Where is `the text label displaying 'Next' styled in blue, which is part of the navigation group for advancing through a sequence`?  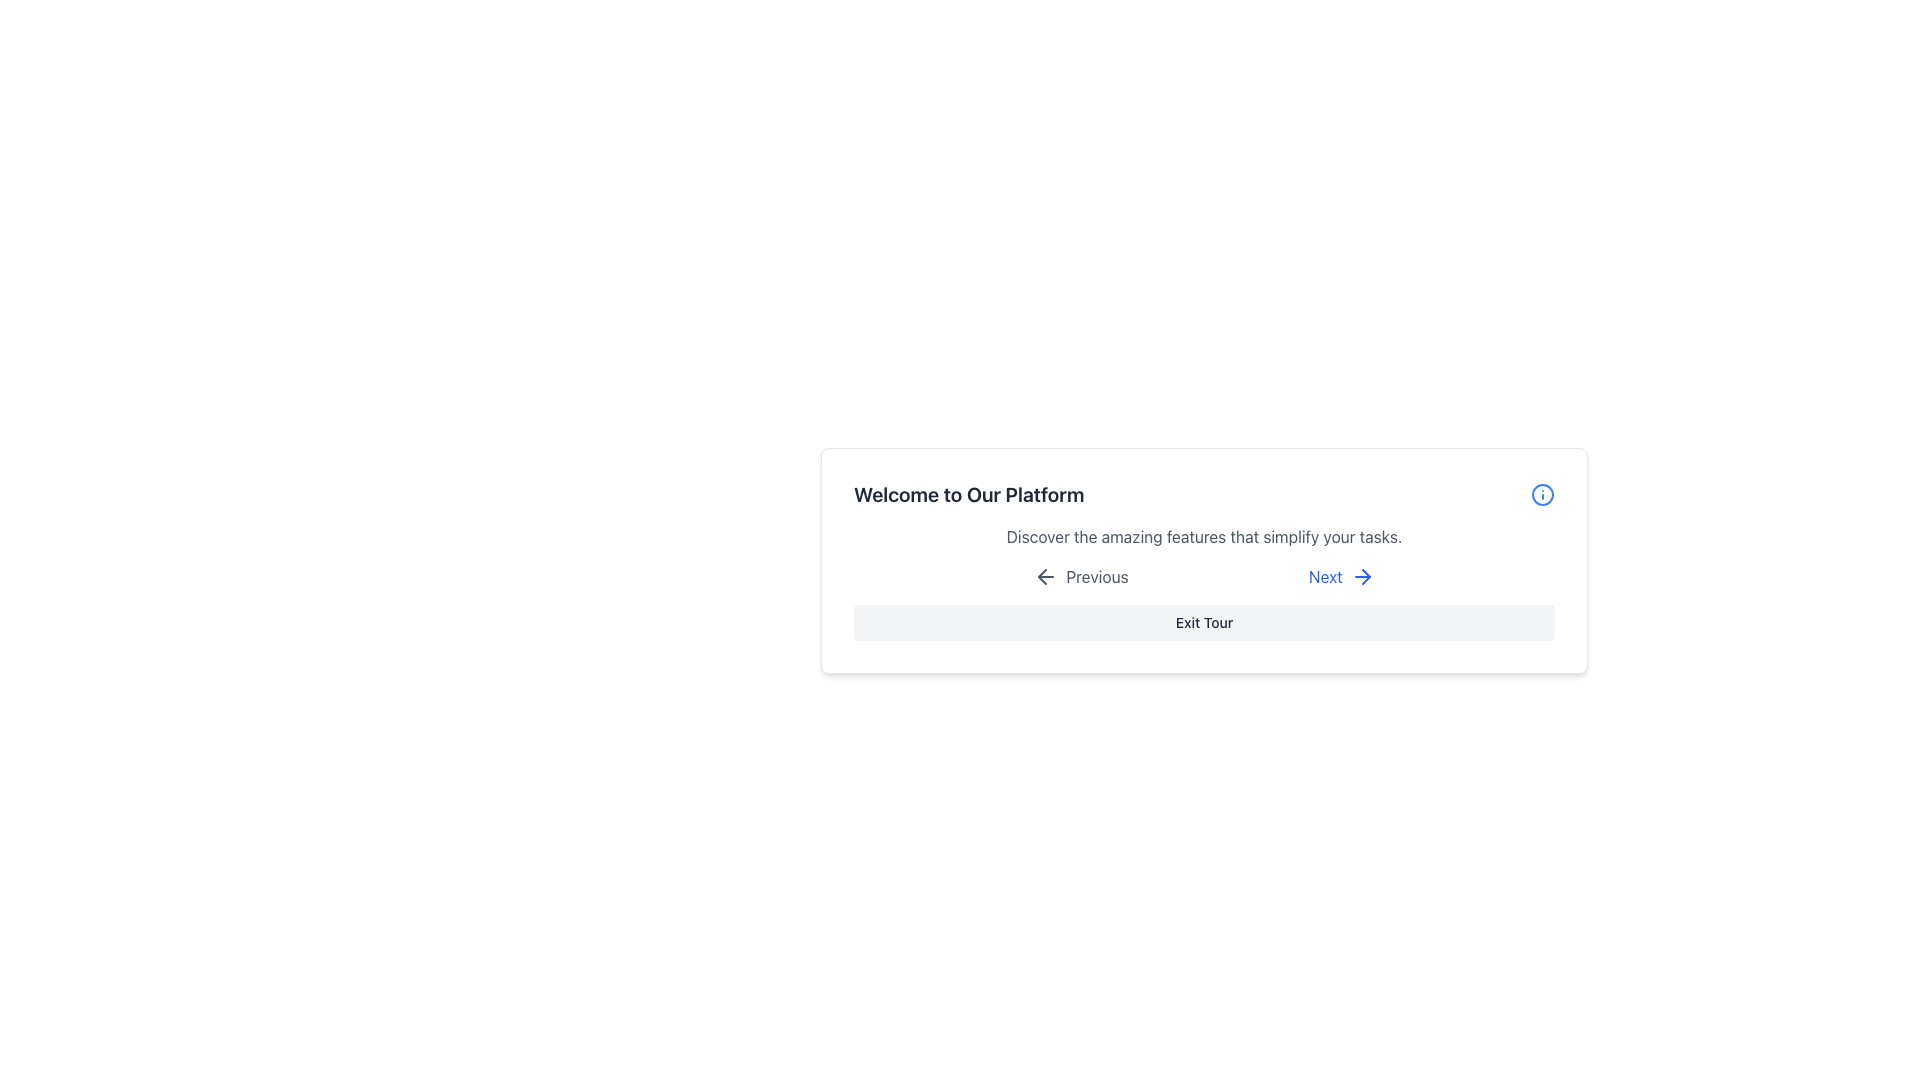 the text label displaying 'Next' styled in blue, which is part of the navigation group for advancing through a sequence is located at coordinates (1325, 577).